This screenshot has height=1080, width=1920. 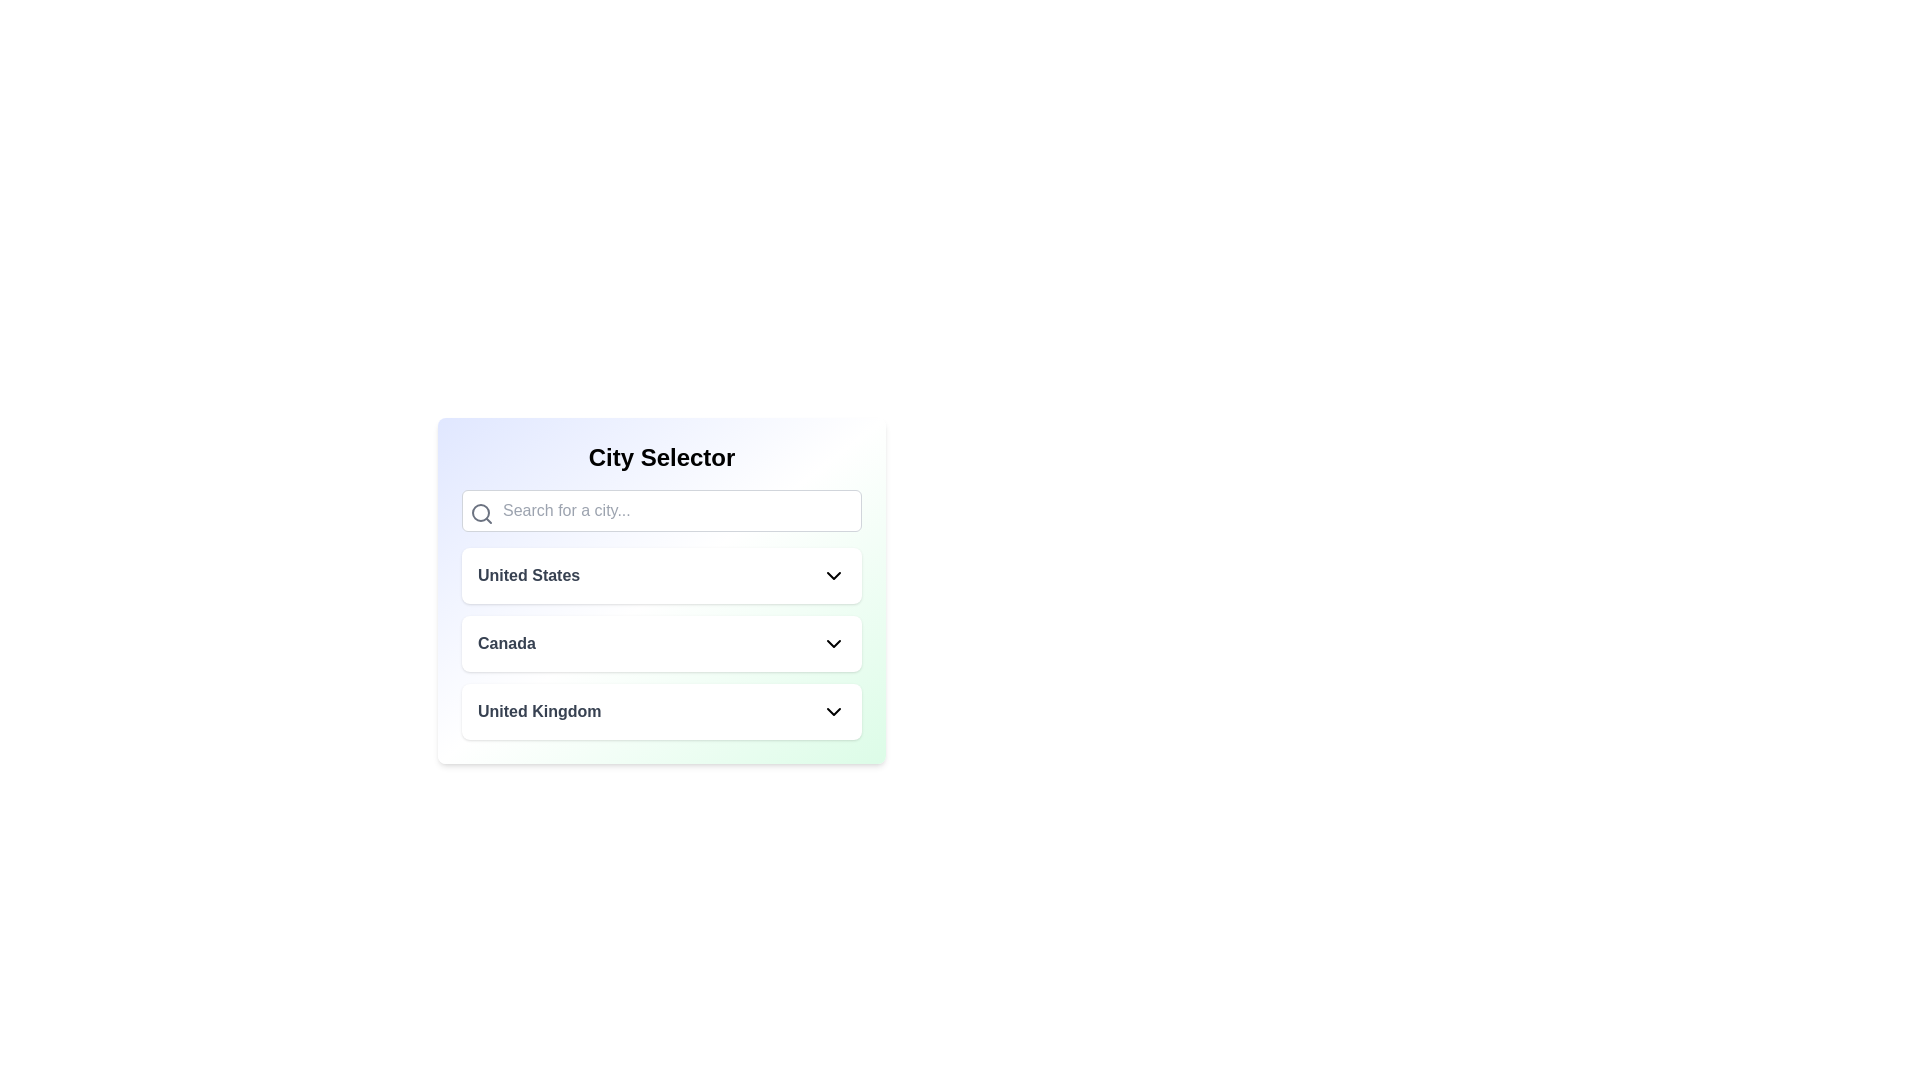 I want to click on the circular shape inside the magnifying glass icon located in the 'City Selector' module, so click(x=480, y=512).